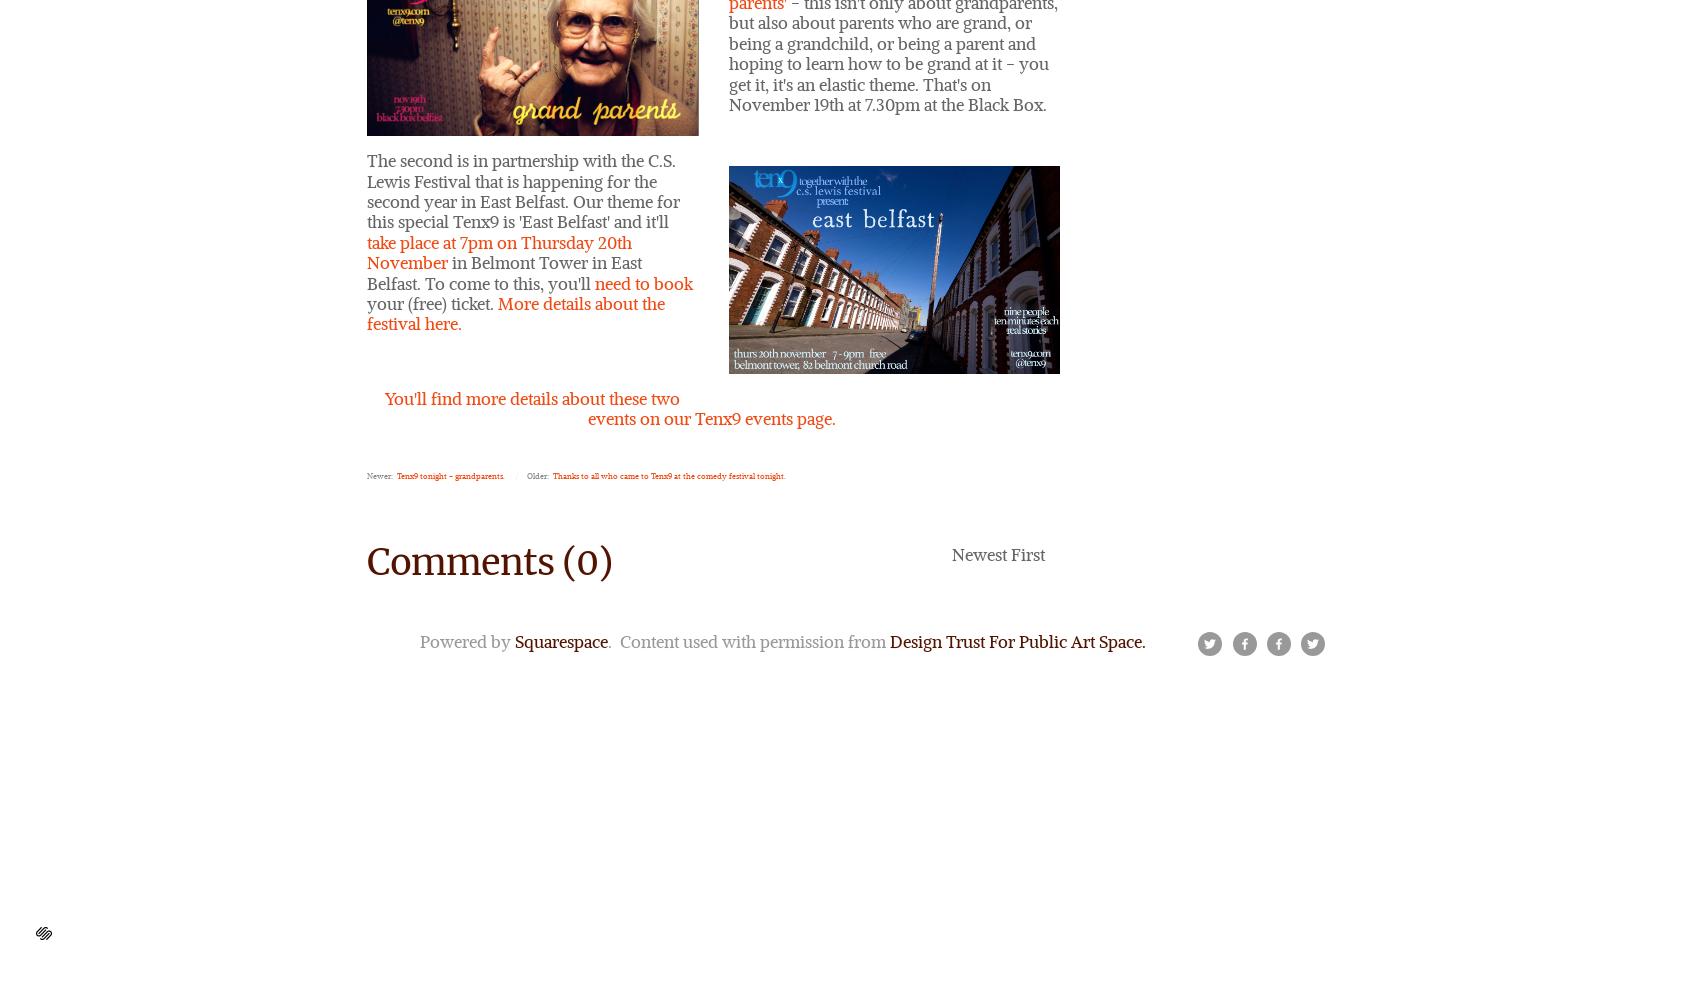 The height and width of the screenshot is (1000, 1692). Describe the element at coordinates (538, 474) in the screenshot. I see `'Older:'` at that location.